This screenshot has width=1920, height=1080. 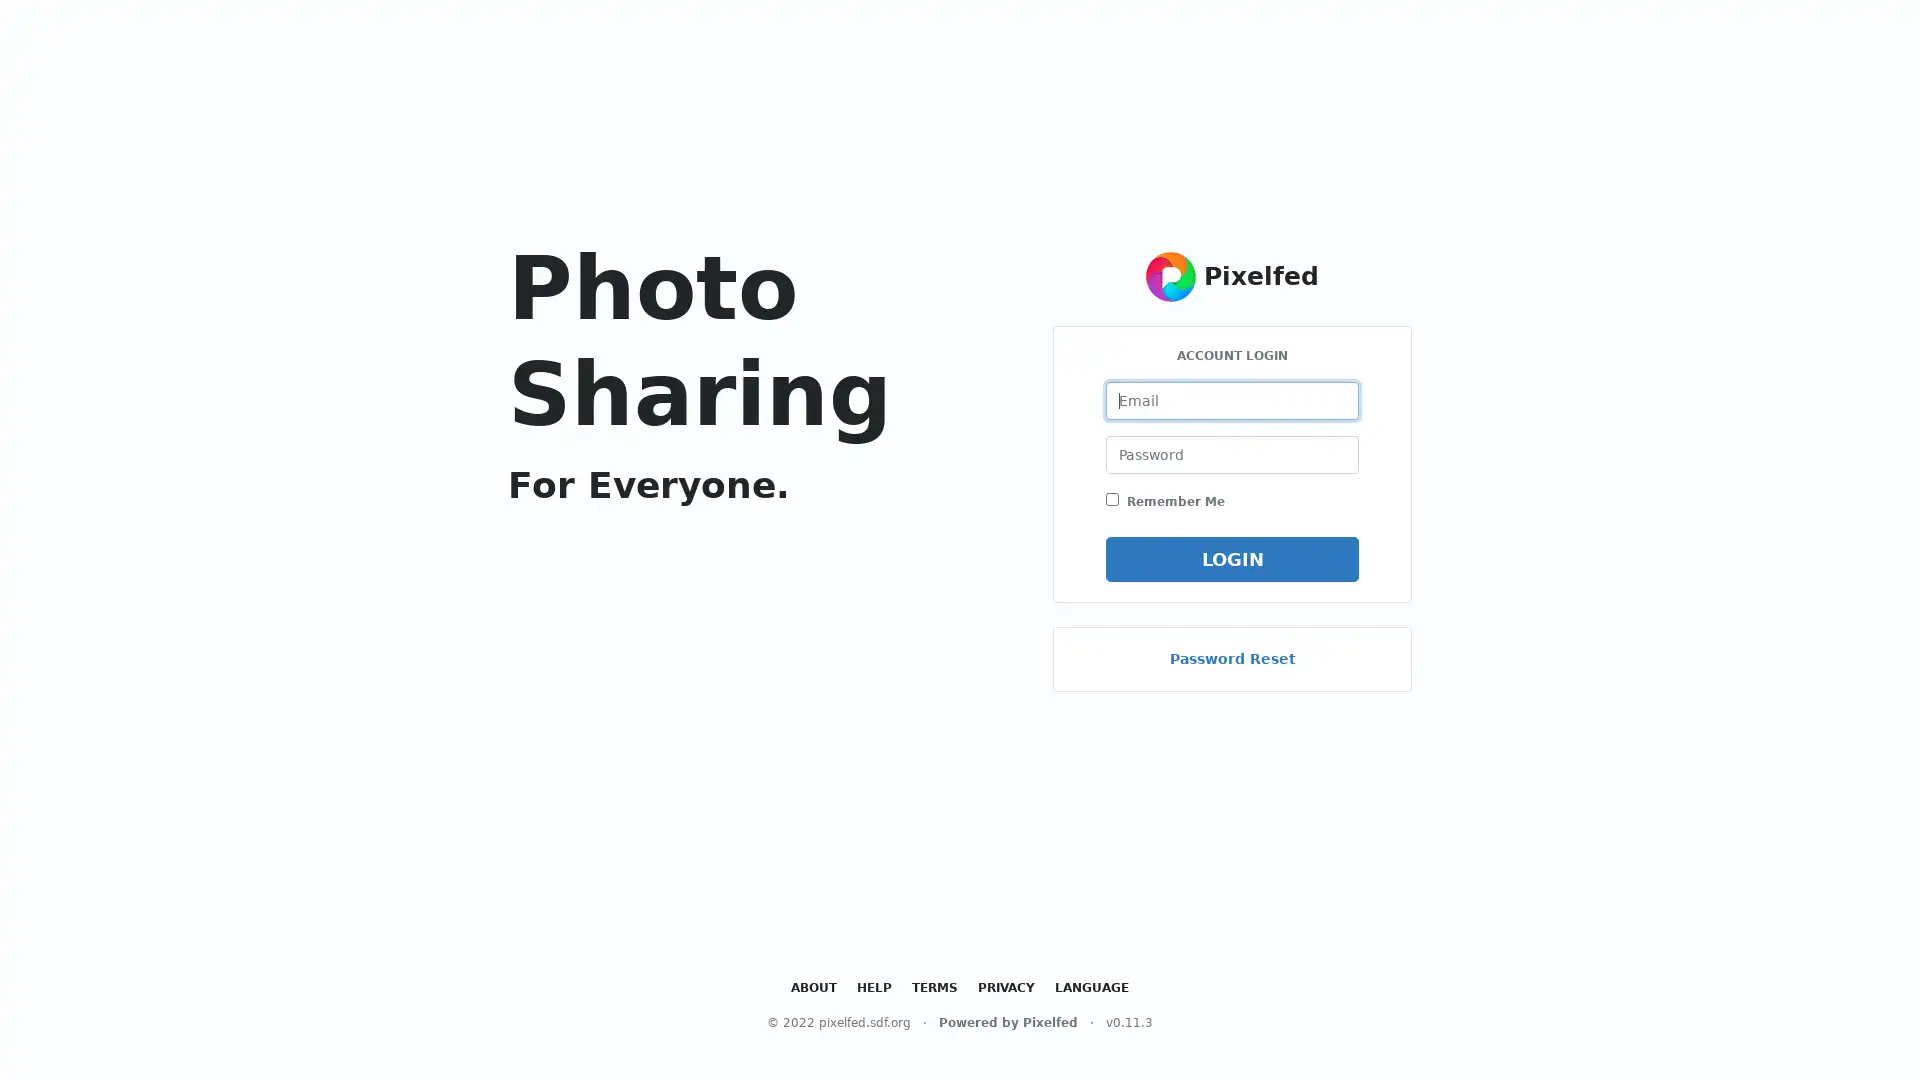 What do you see at coordinates (1231, 558) in the screenshot?
I see `LOGIN` at bounding box center [1231, 558].